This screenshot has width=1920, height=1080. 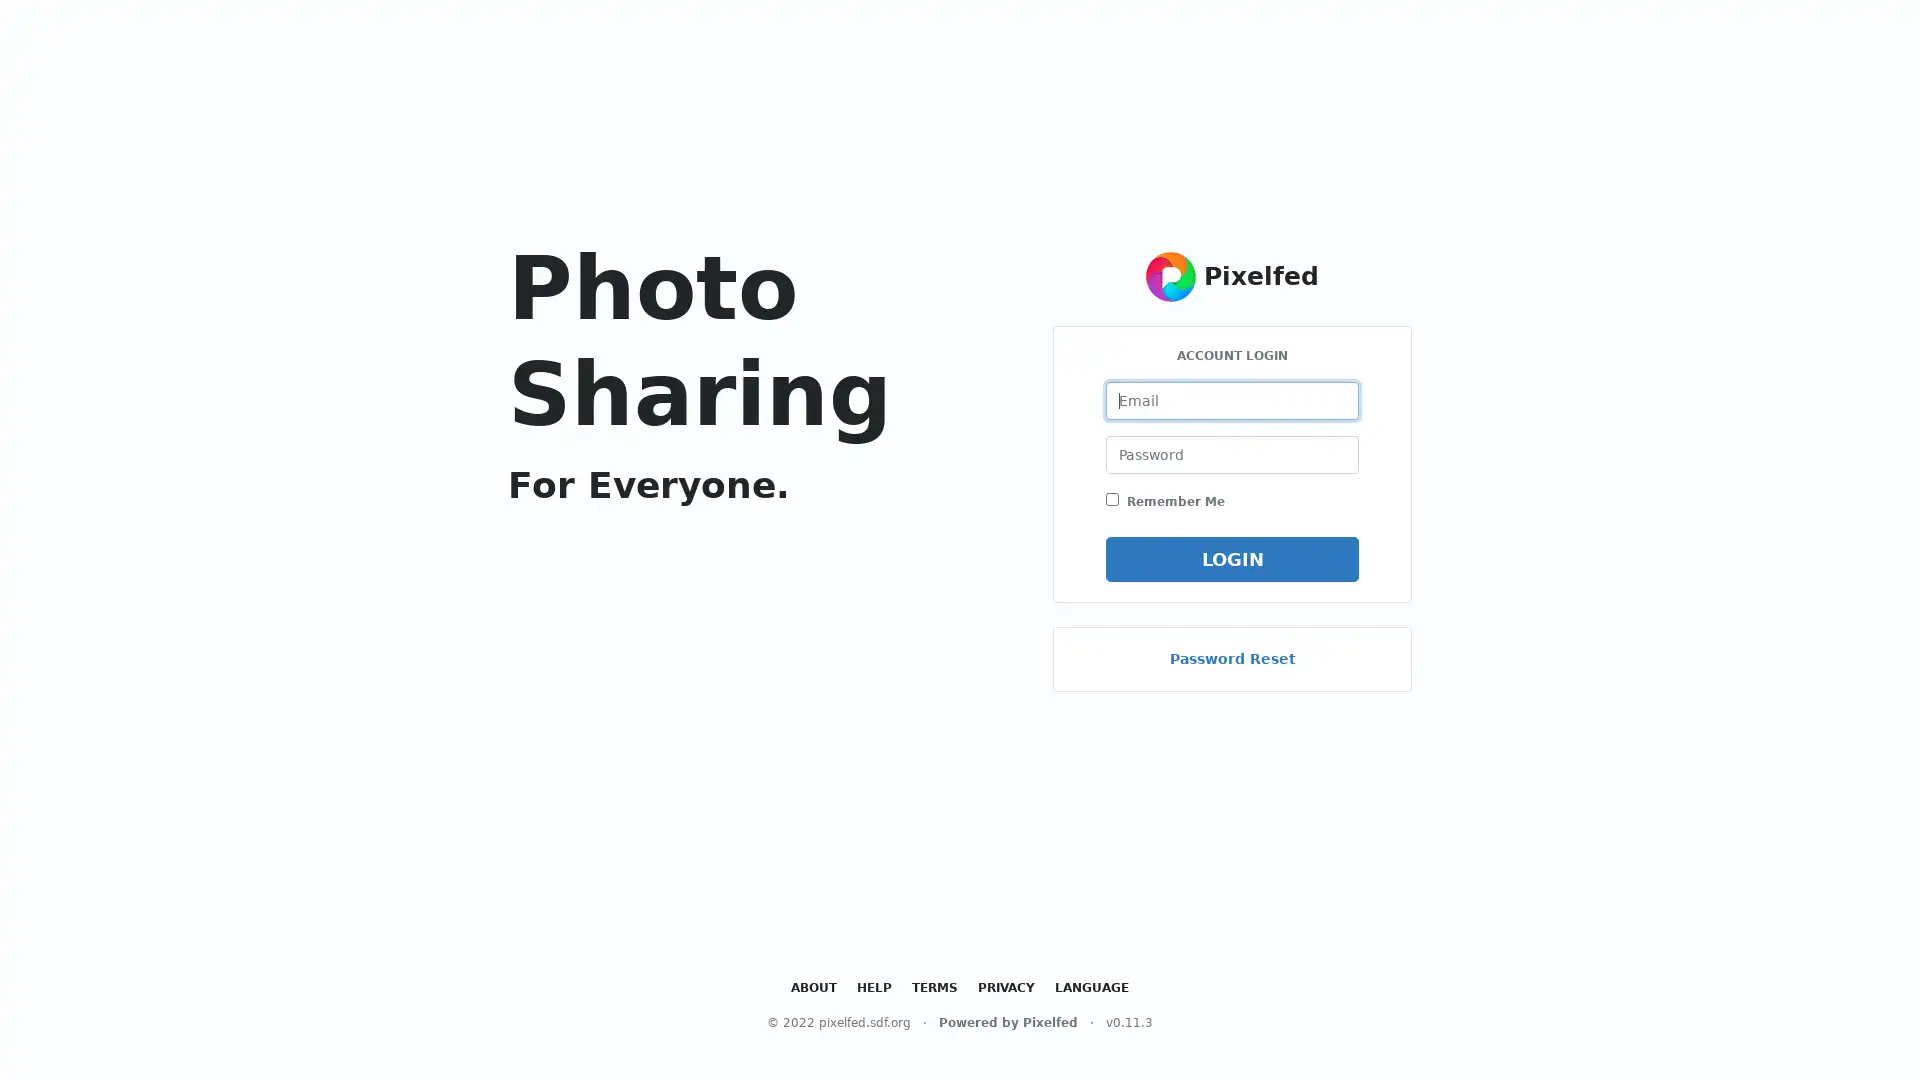 What do you see at coordinates (1231, 558) in the screenshot?
I see `LOGIN` at bounding box center [1231, 558].